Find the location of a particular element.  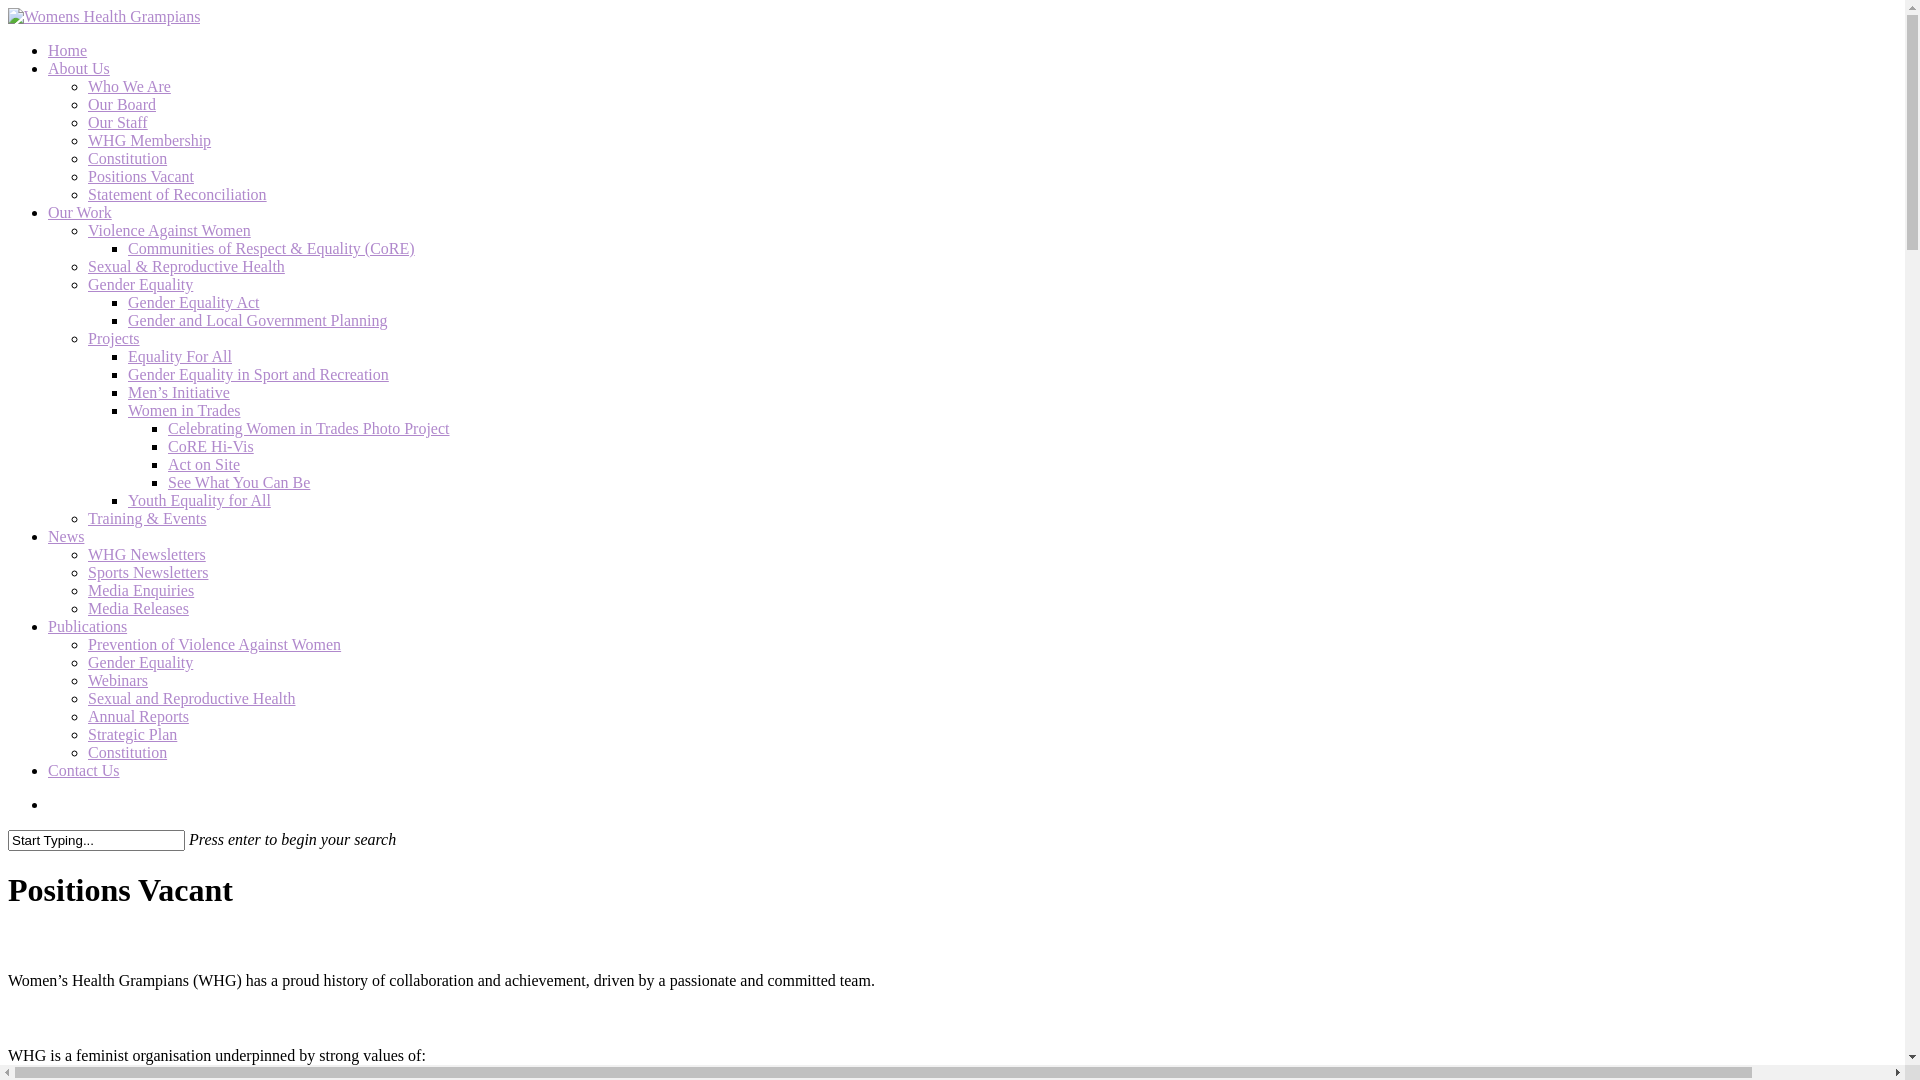

'Equality For All' is located at coordinates (180, 355).